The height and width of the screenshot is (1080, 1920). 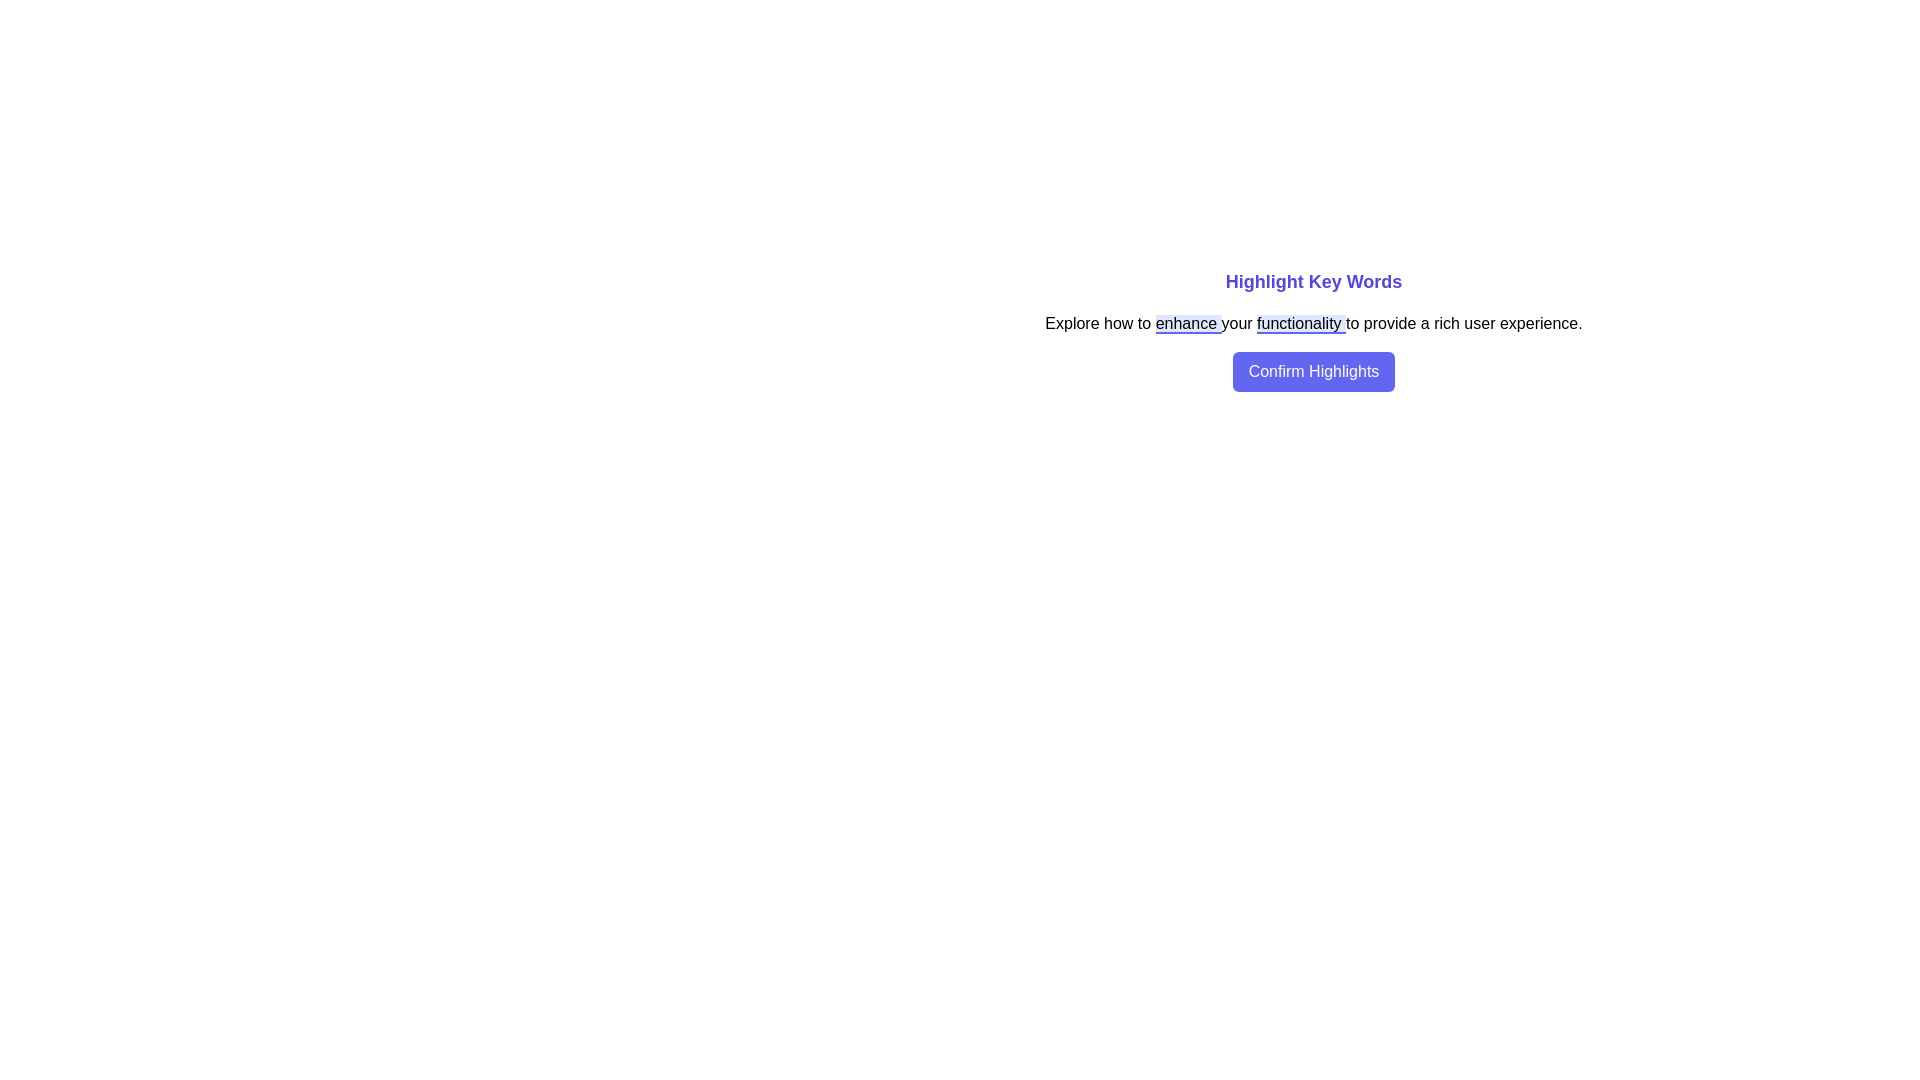 I want to click on the text snippet displaying the word 'to', which is styled with a transparent bottom border and is located between 'functionality' and 'provide', so click(x=1354, y=323).